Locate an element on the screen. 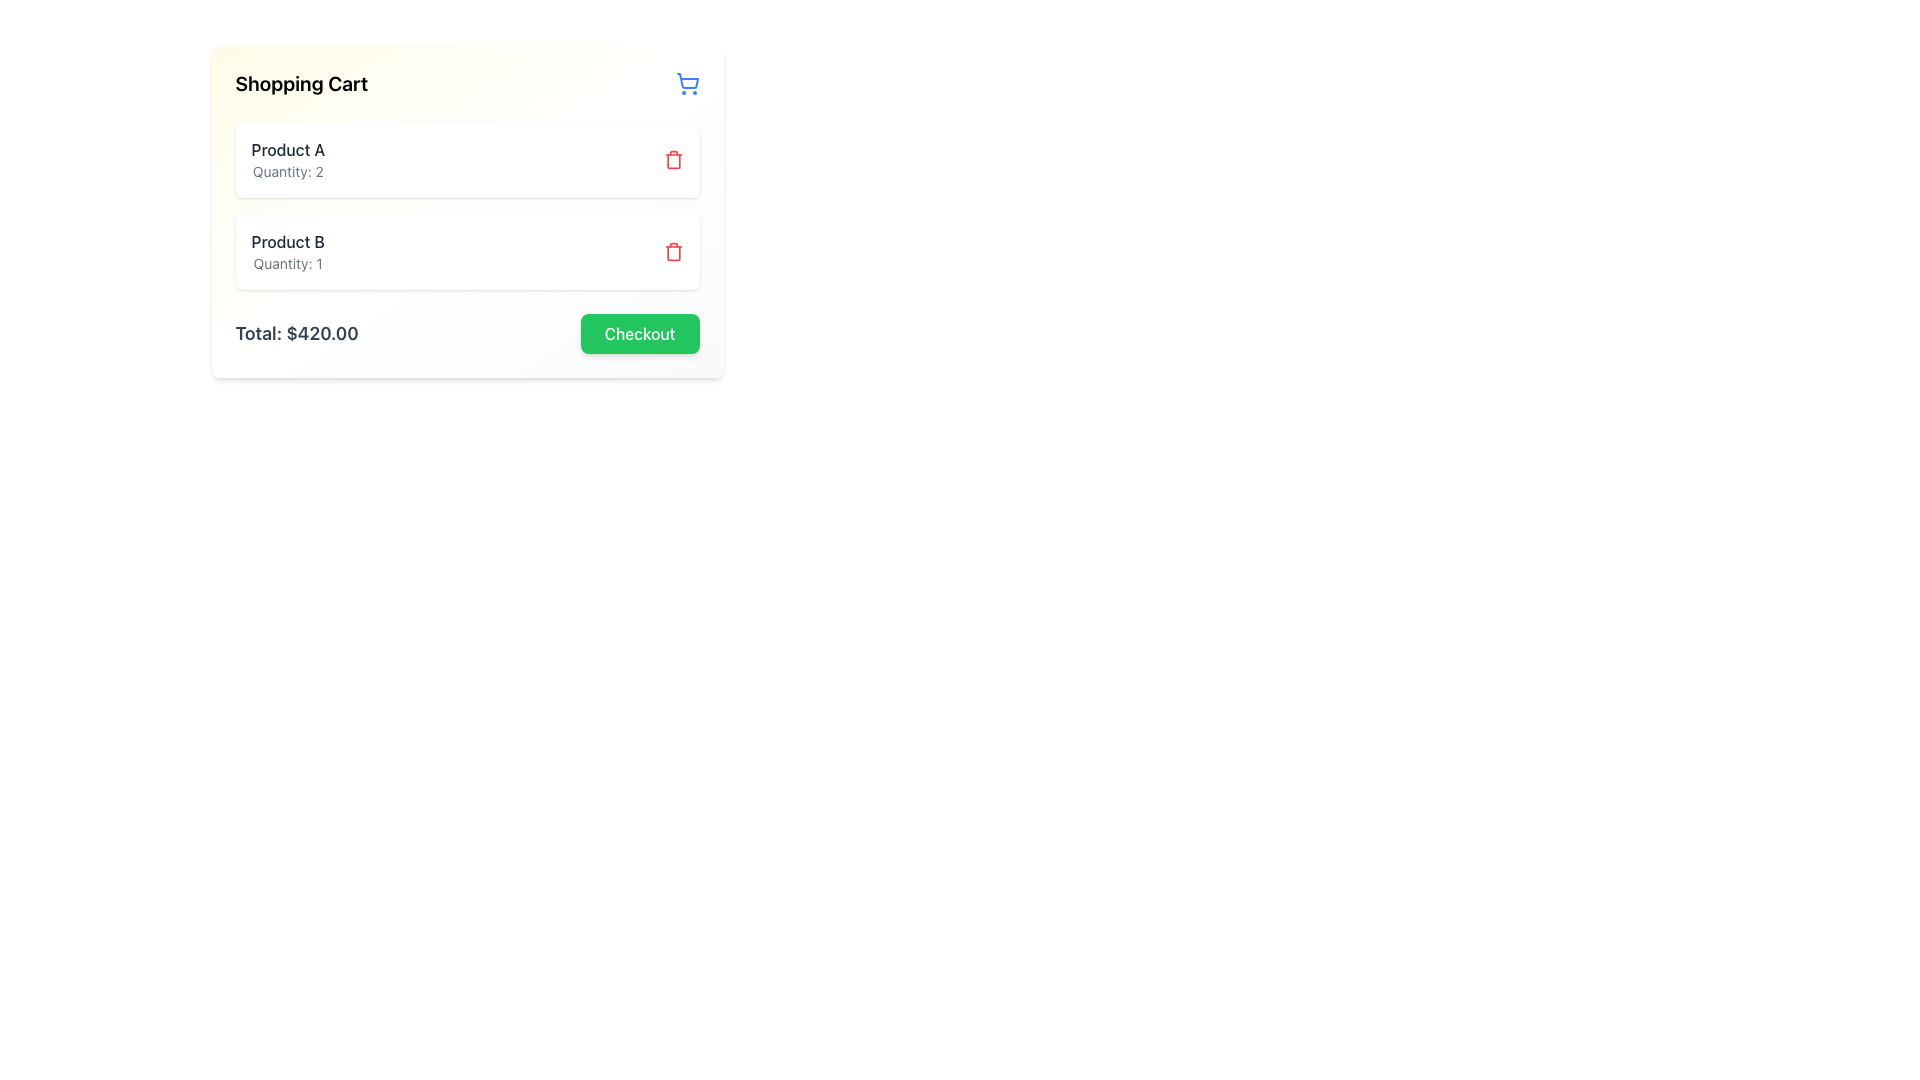 The width and height of the screenshot is (1920, 1080). the 'Shopping Cart' text label, which is styled with a bold and large font and located at the top-left corner of the shopping cart summary card interface is located at coordinates (300, 83).